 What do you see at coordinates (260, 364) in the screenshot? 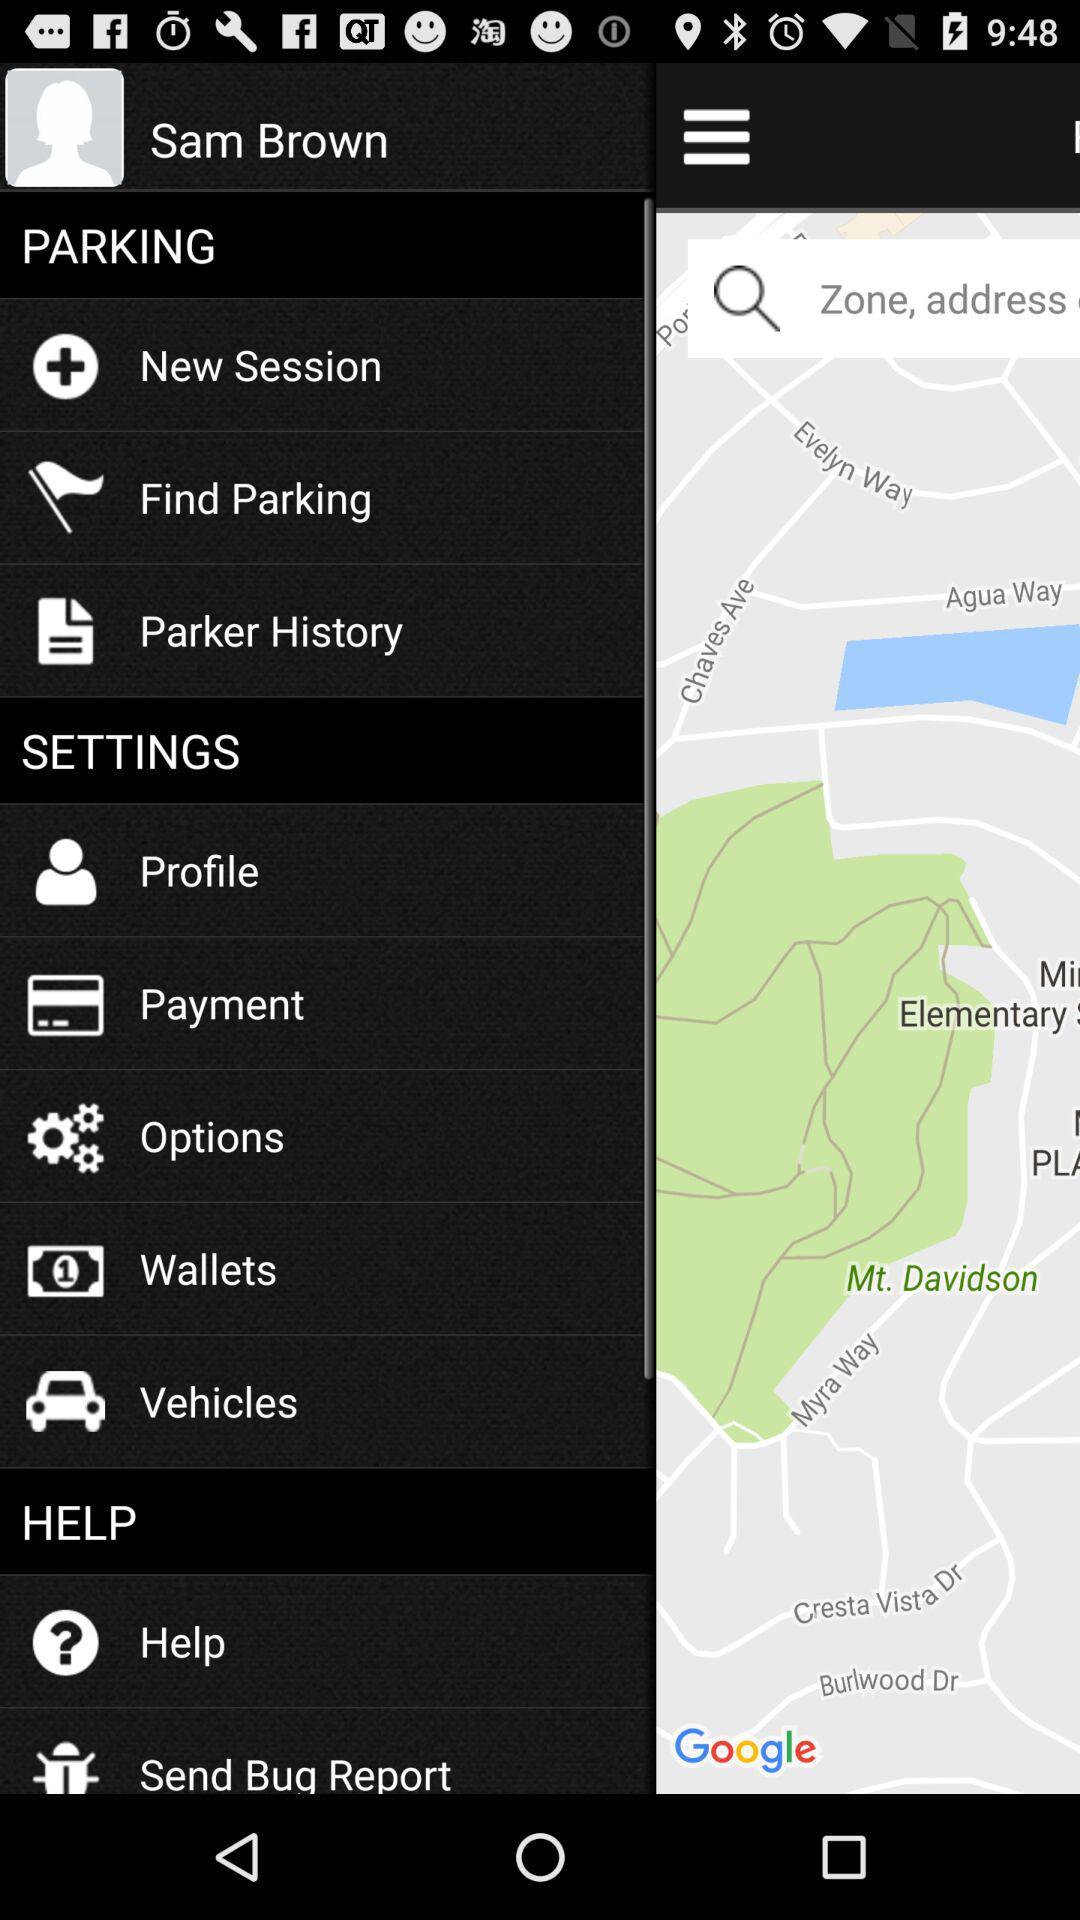
I see `the icon below the parking icon` at bounding box center [260, 364].